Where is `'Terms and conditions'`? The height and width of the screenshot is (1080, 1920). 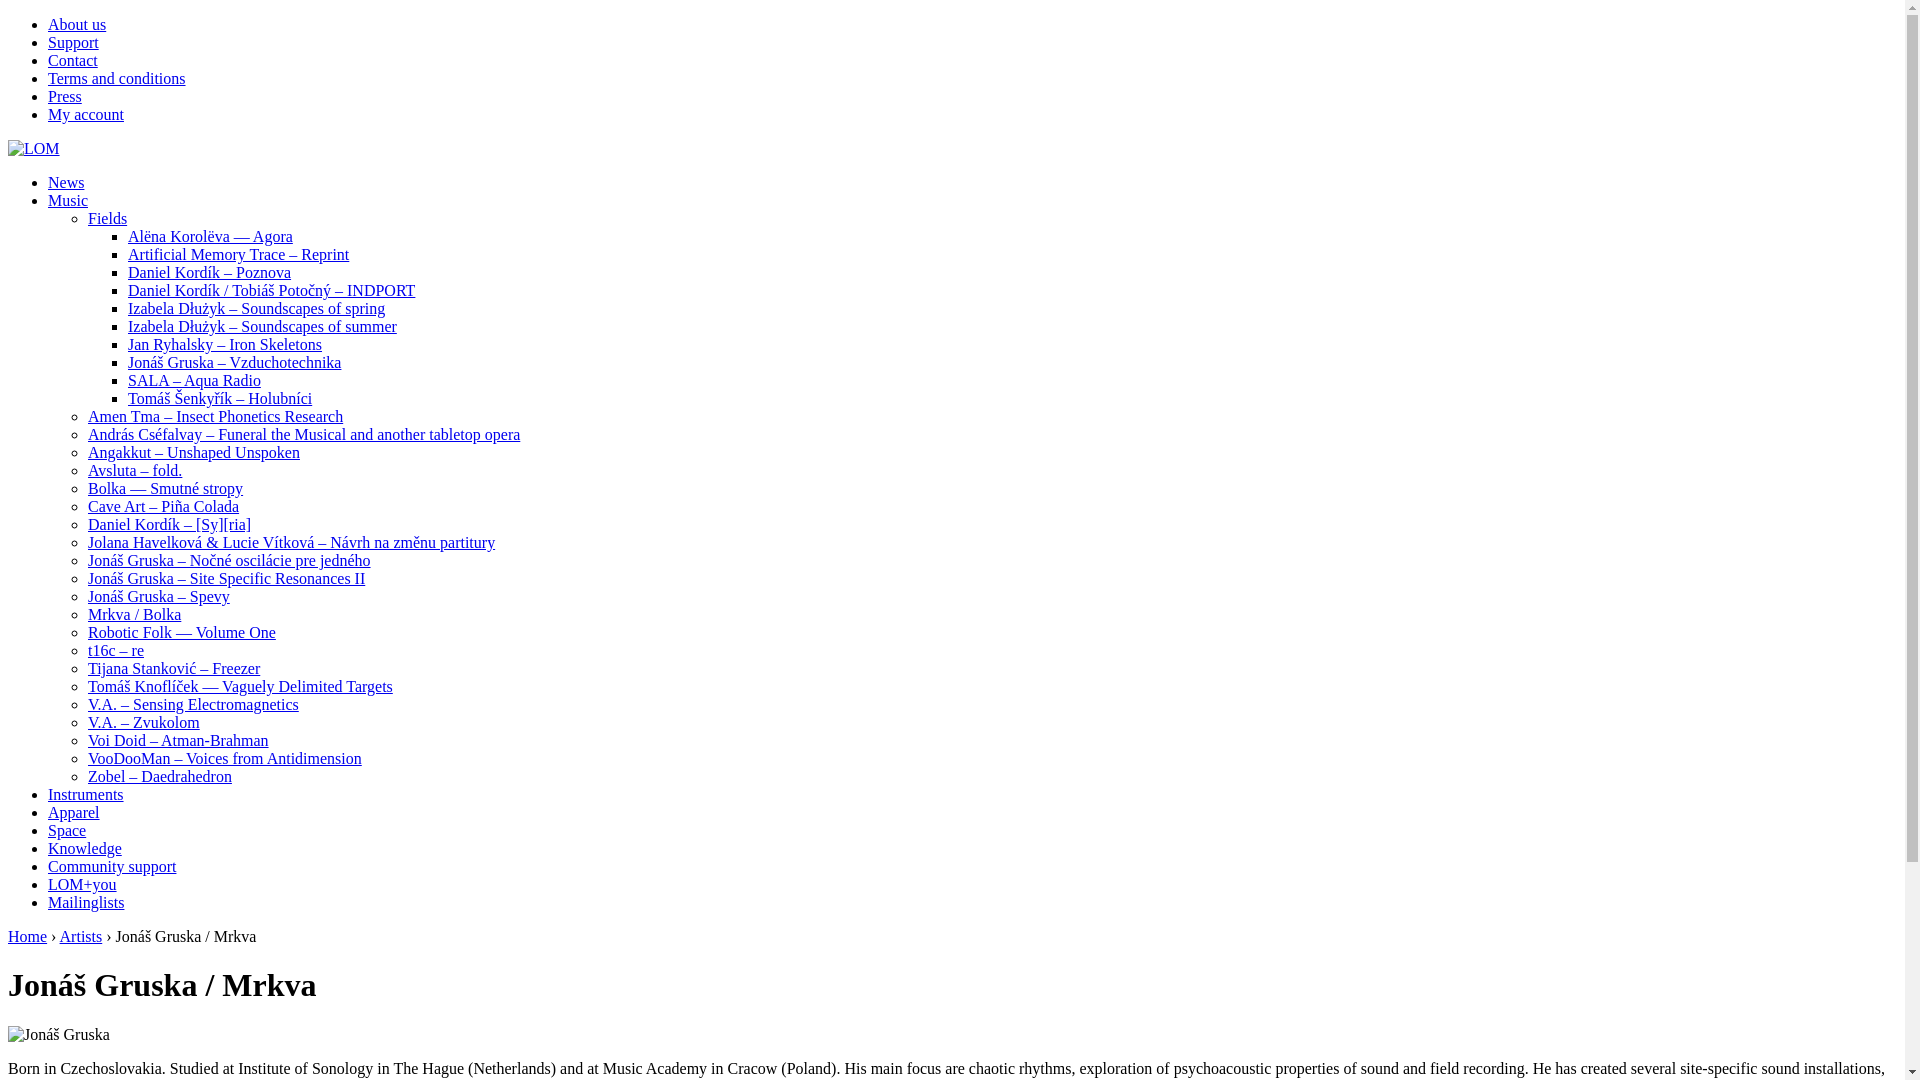 'Terms and conditions' is located at coordinates (115, 77).